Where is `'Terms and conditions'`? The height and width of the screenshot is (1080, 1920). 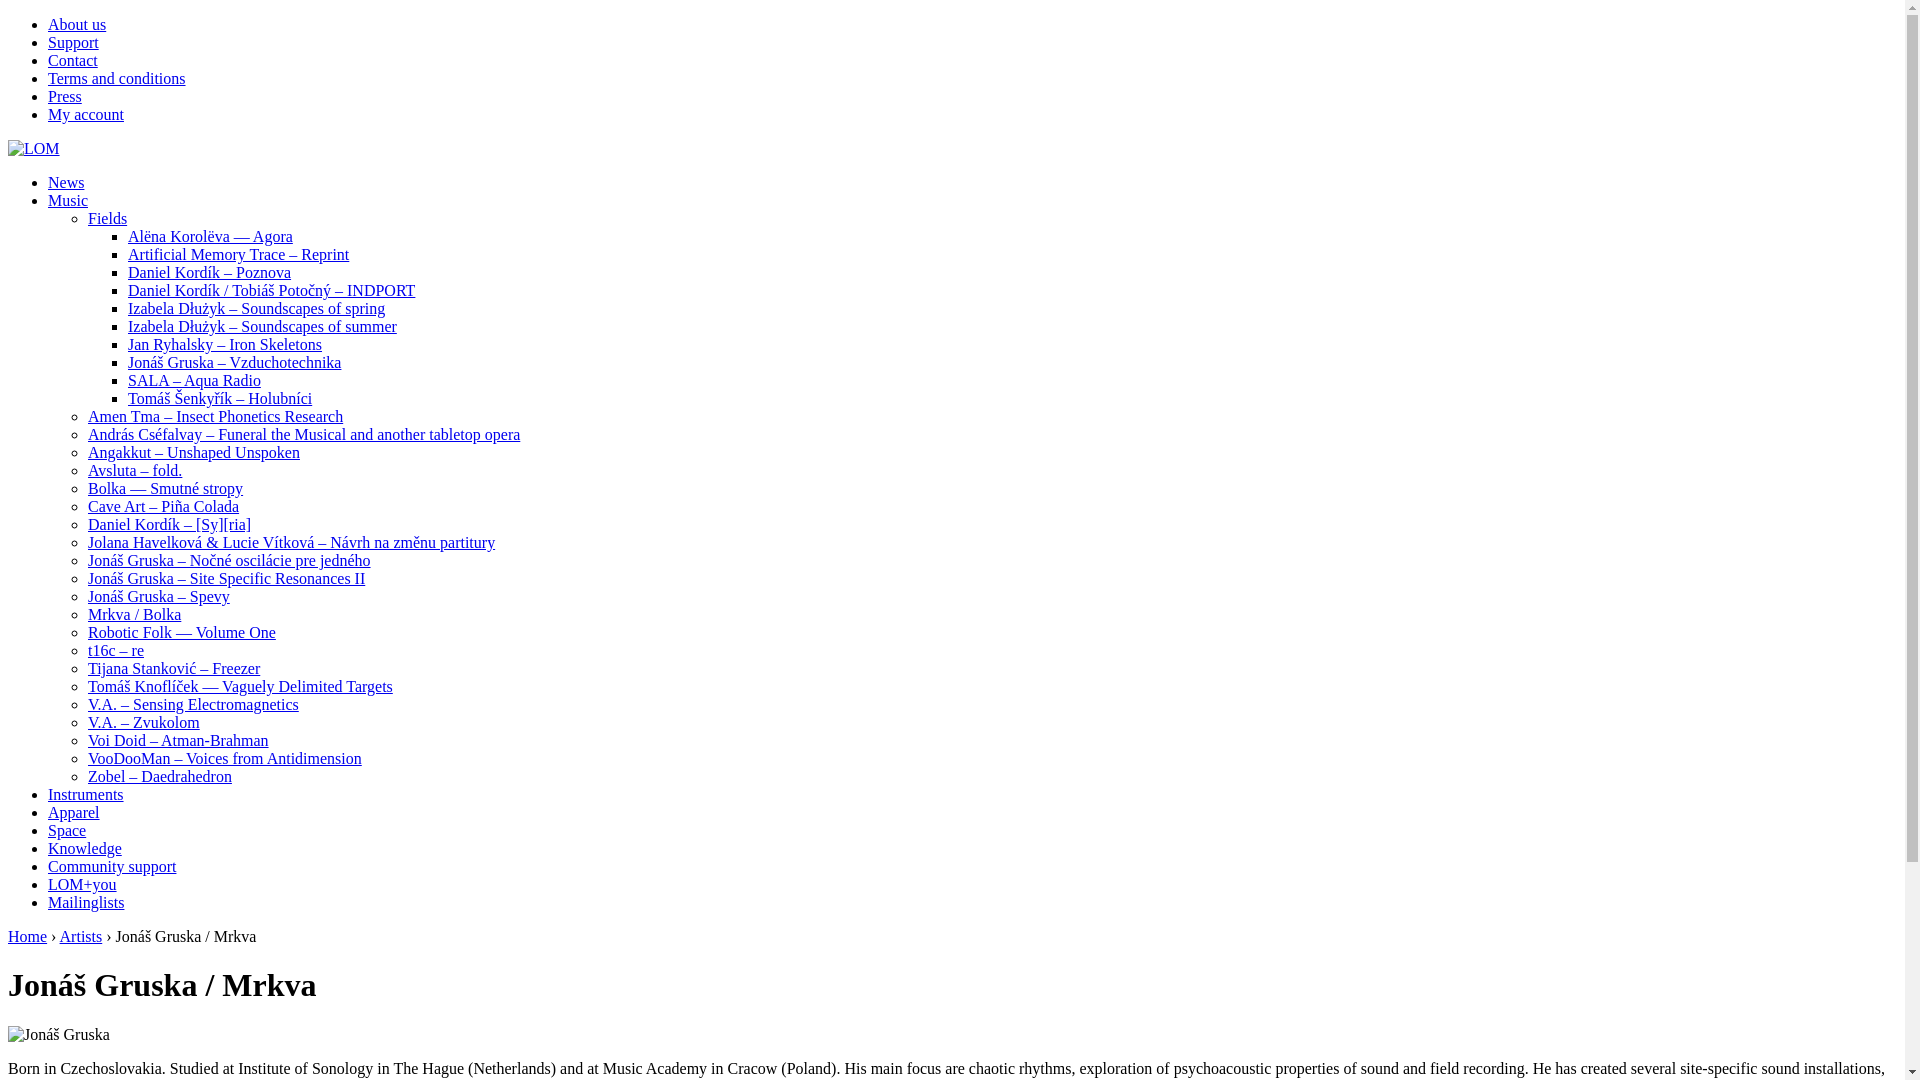 'Terms and conditions' is located at coordinates (115, 77).